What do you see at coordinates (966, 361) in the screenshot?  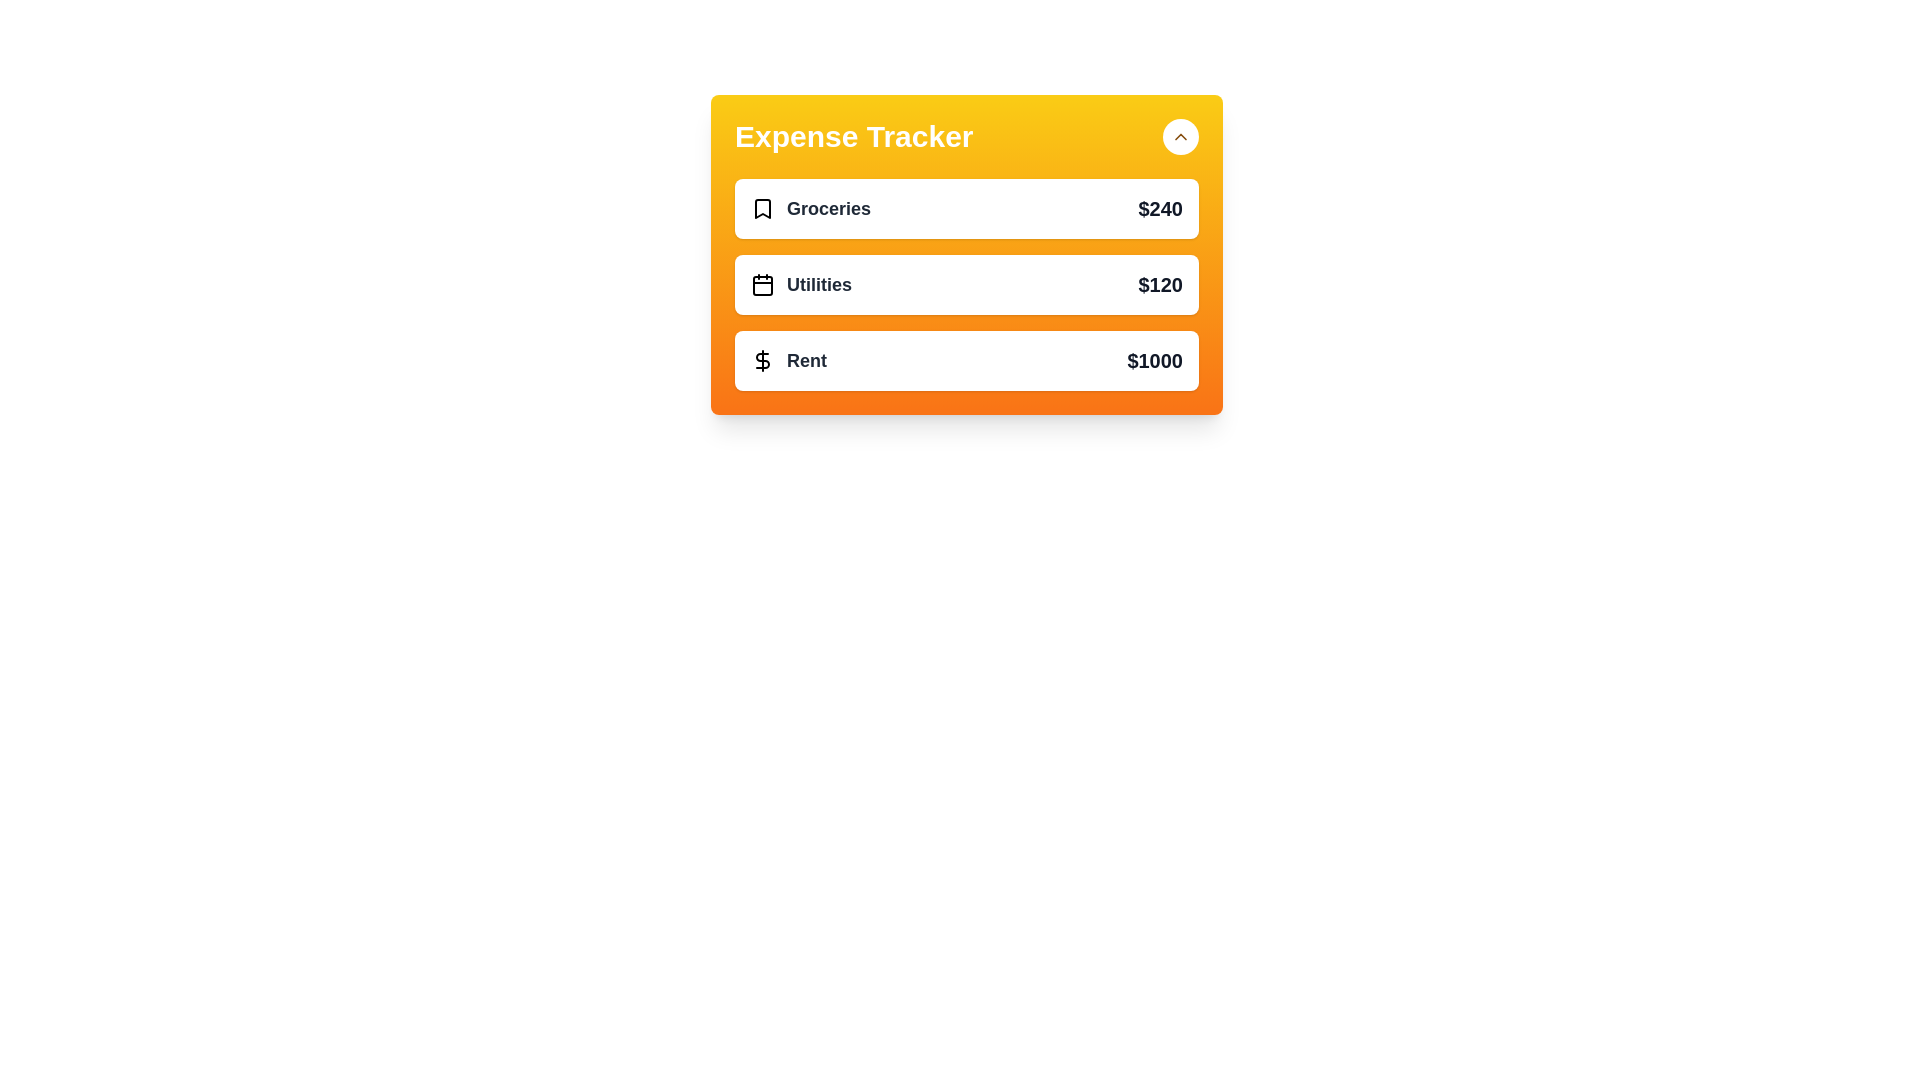 I see `the expense item labeled Rent` at bounding box center [966, 361].